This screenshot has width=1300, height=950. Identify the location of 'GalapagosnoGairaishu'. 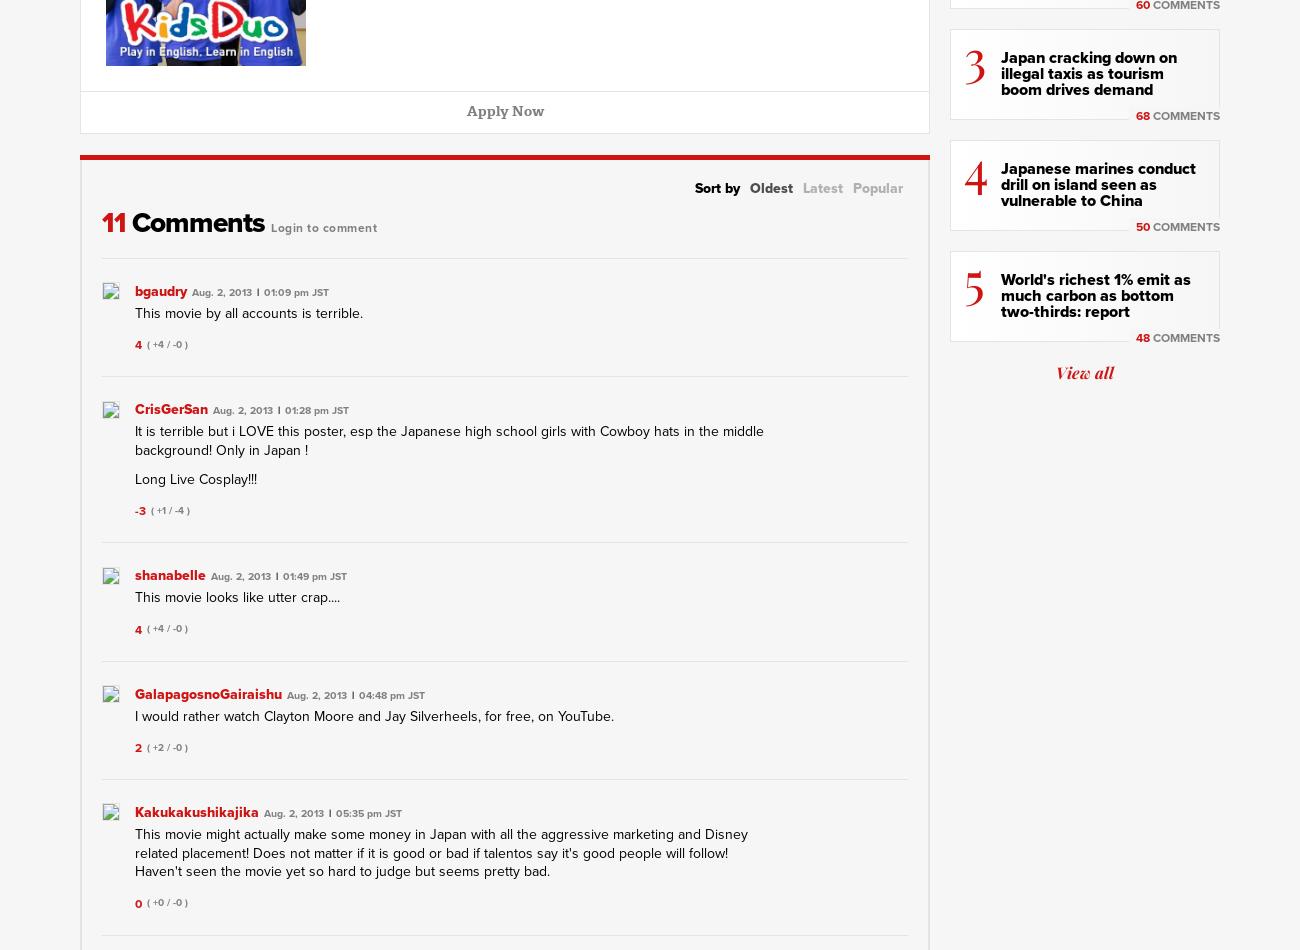
(208, 693).